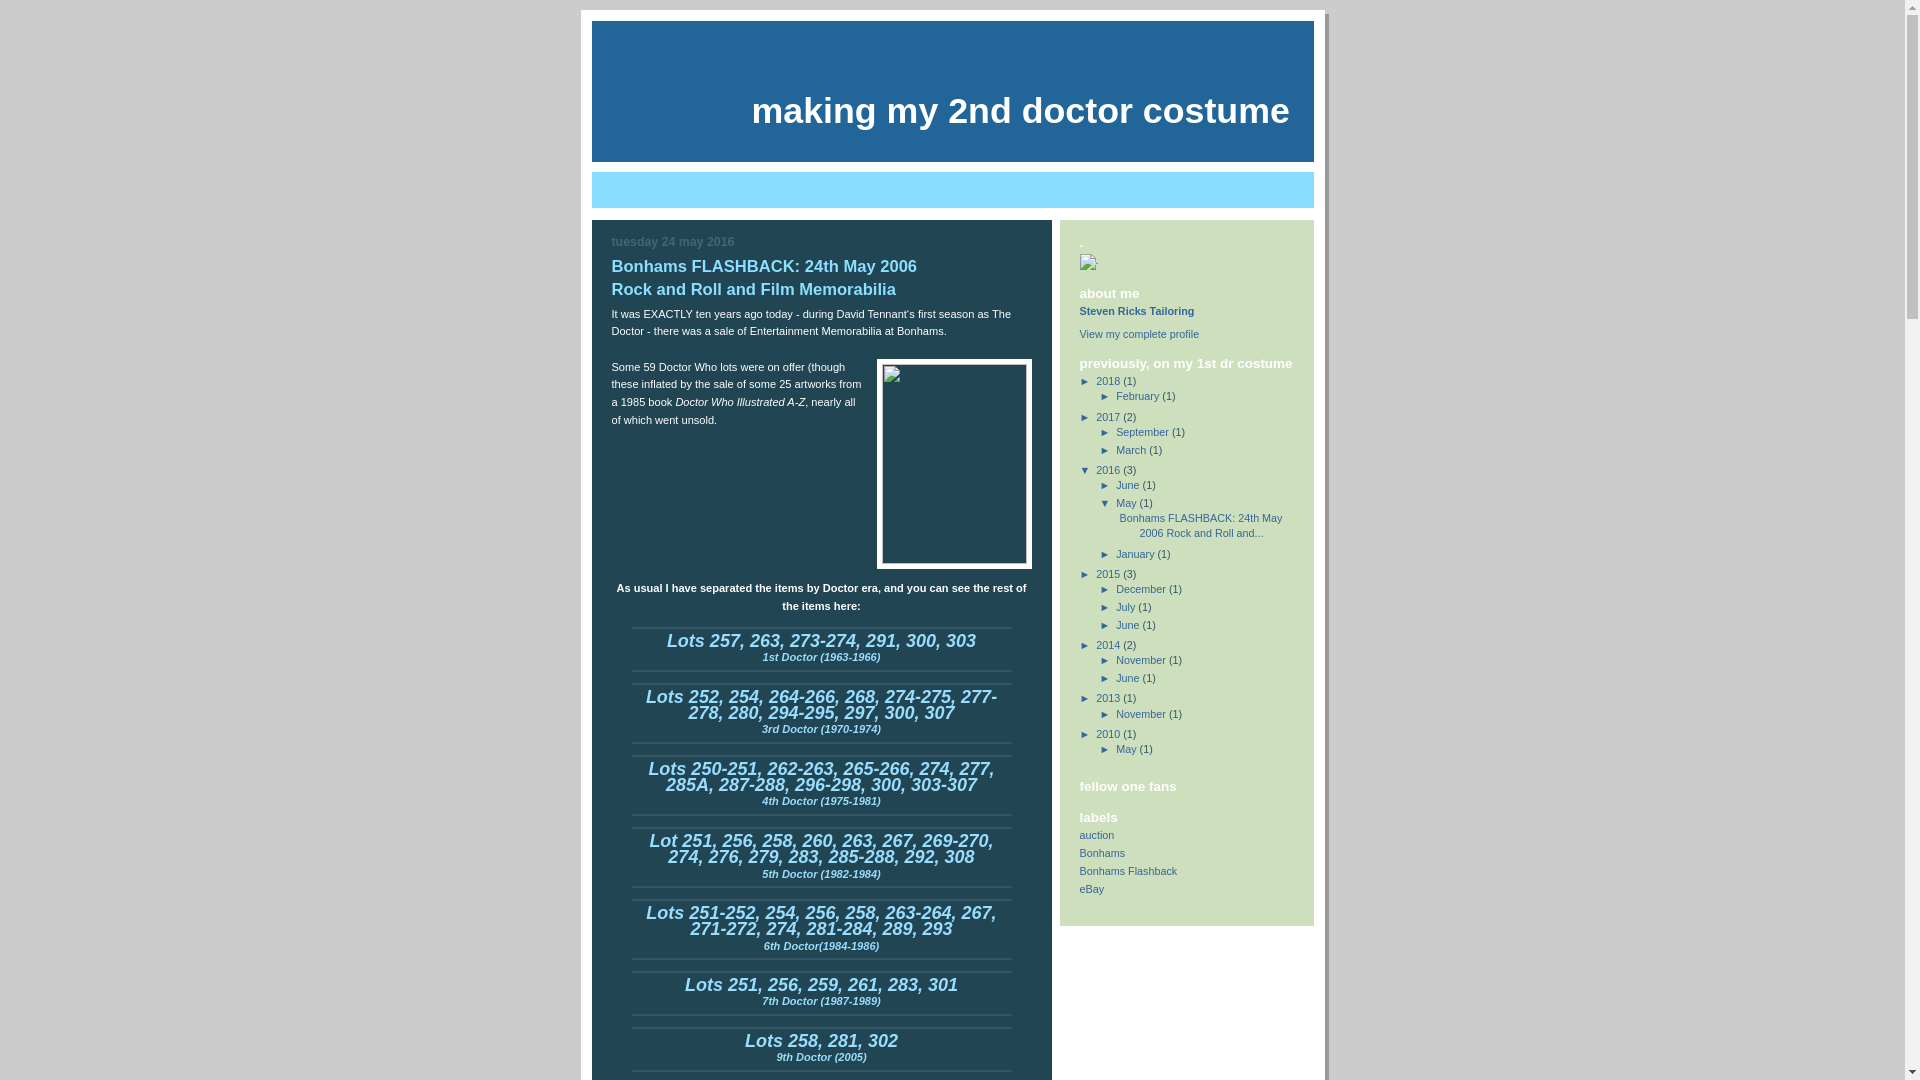 The width and height of the screenshot is (1920, 1080). Describe the element at coordinates (1102, 852) in the screenshot. I see `'Bonhams'` at that location.